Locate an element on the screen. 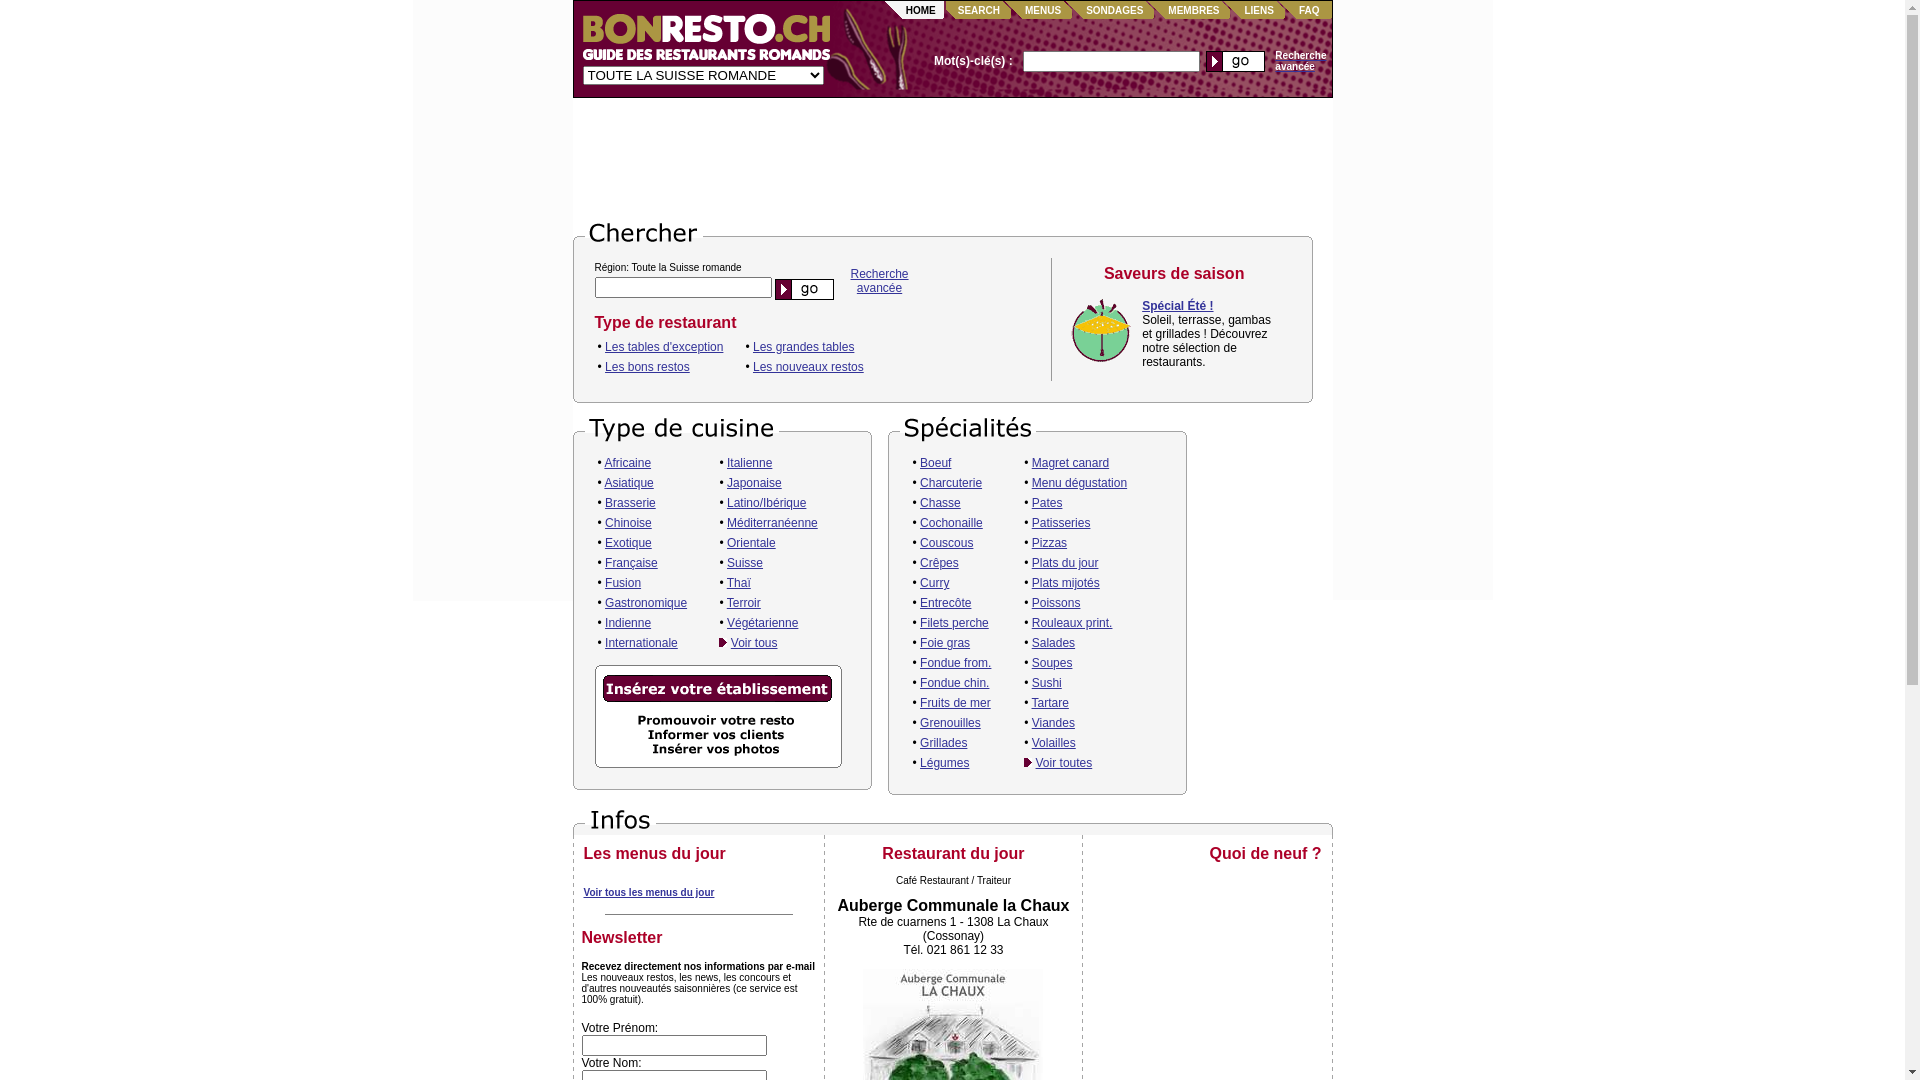 The width and height of the screenshot is (1920, 1080). 'Orientale' is located at coordinates (750, 543).